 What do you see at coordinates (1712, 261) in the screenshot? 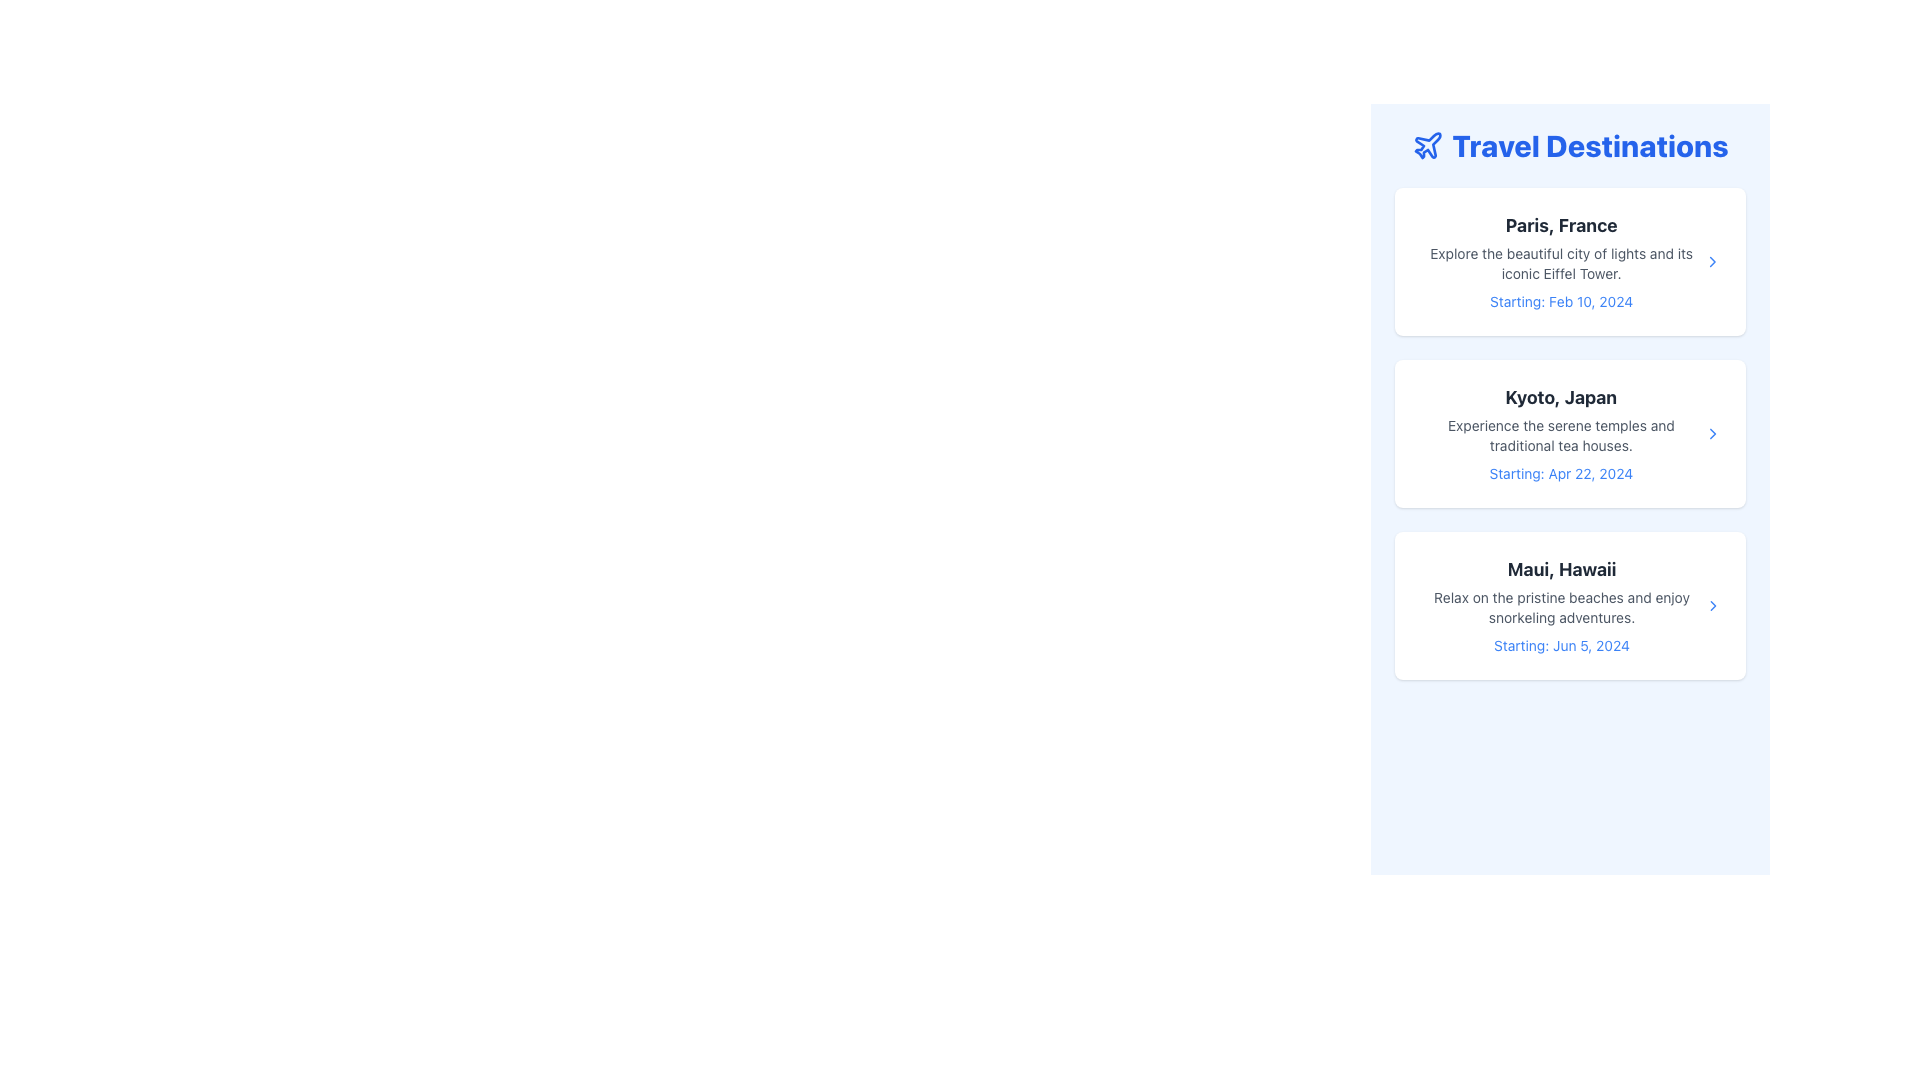
I see `the blue right-pointing chevron icon located to the right of the text 'Paris, France'` at bounding box center [1712, 261].